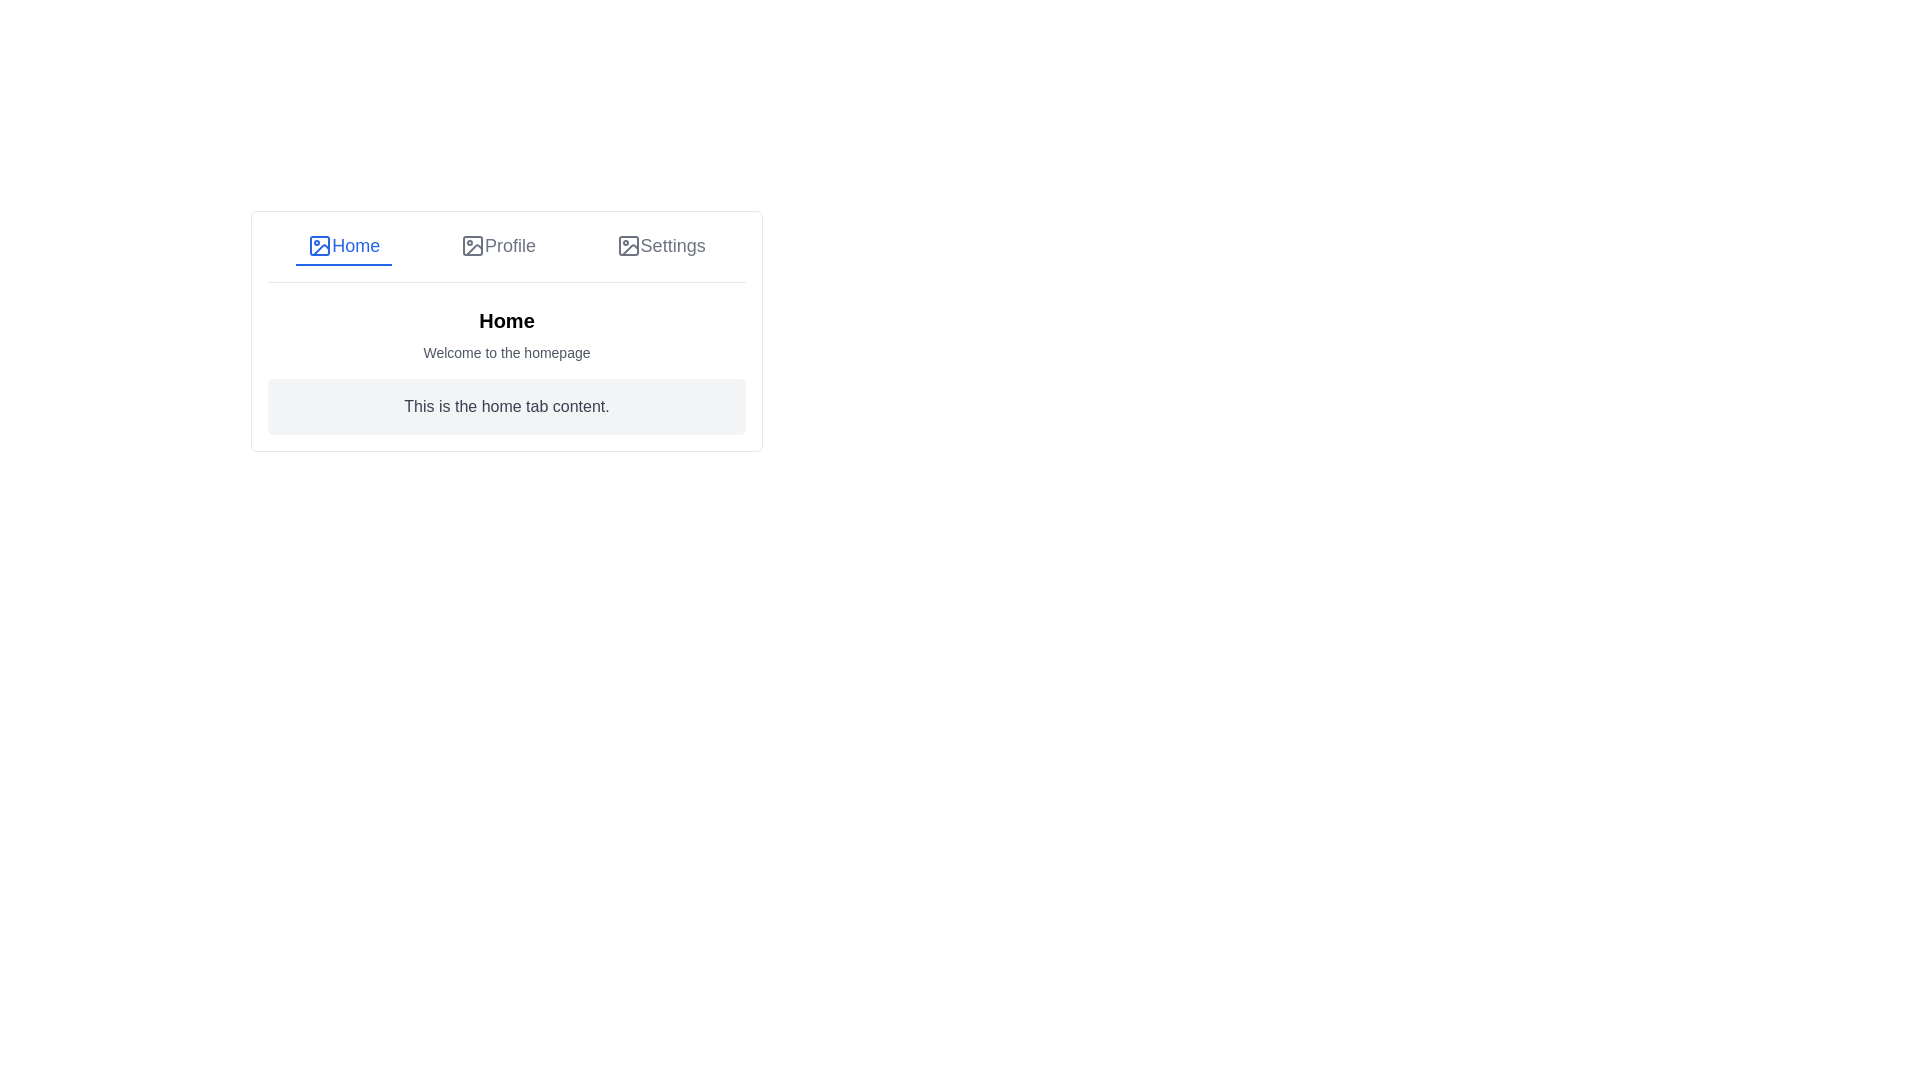  Describe the element at coordinates (320, 245) in the screenshot. I see `the rectangular SVG shape located within the 'Home' tab icon in the application interface, which is positioned towards the left side of the tab bar` at that location.